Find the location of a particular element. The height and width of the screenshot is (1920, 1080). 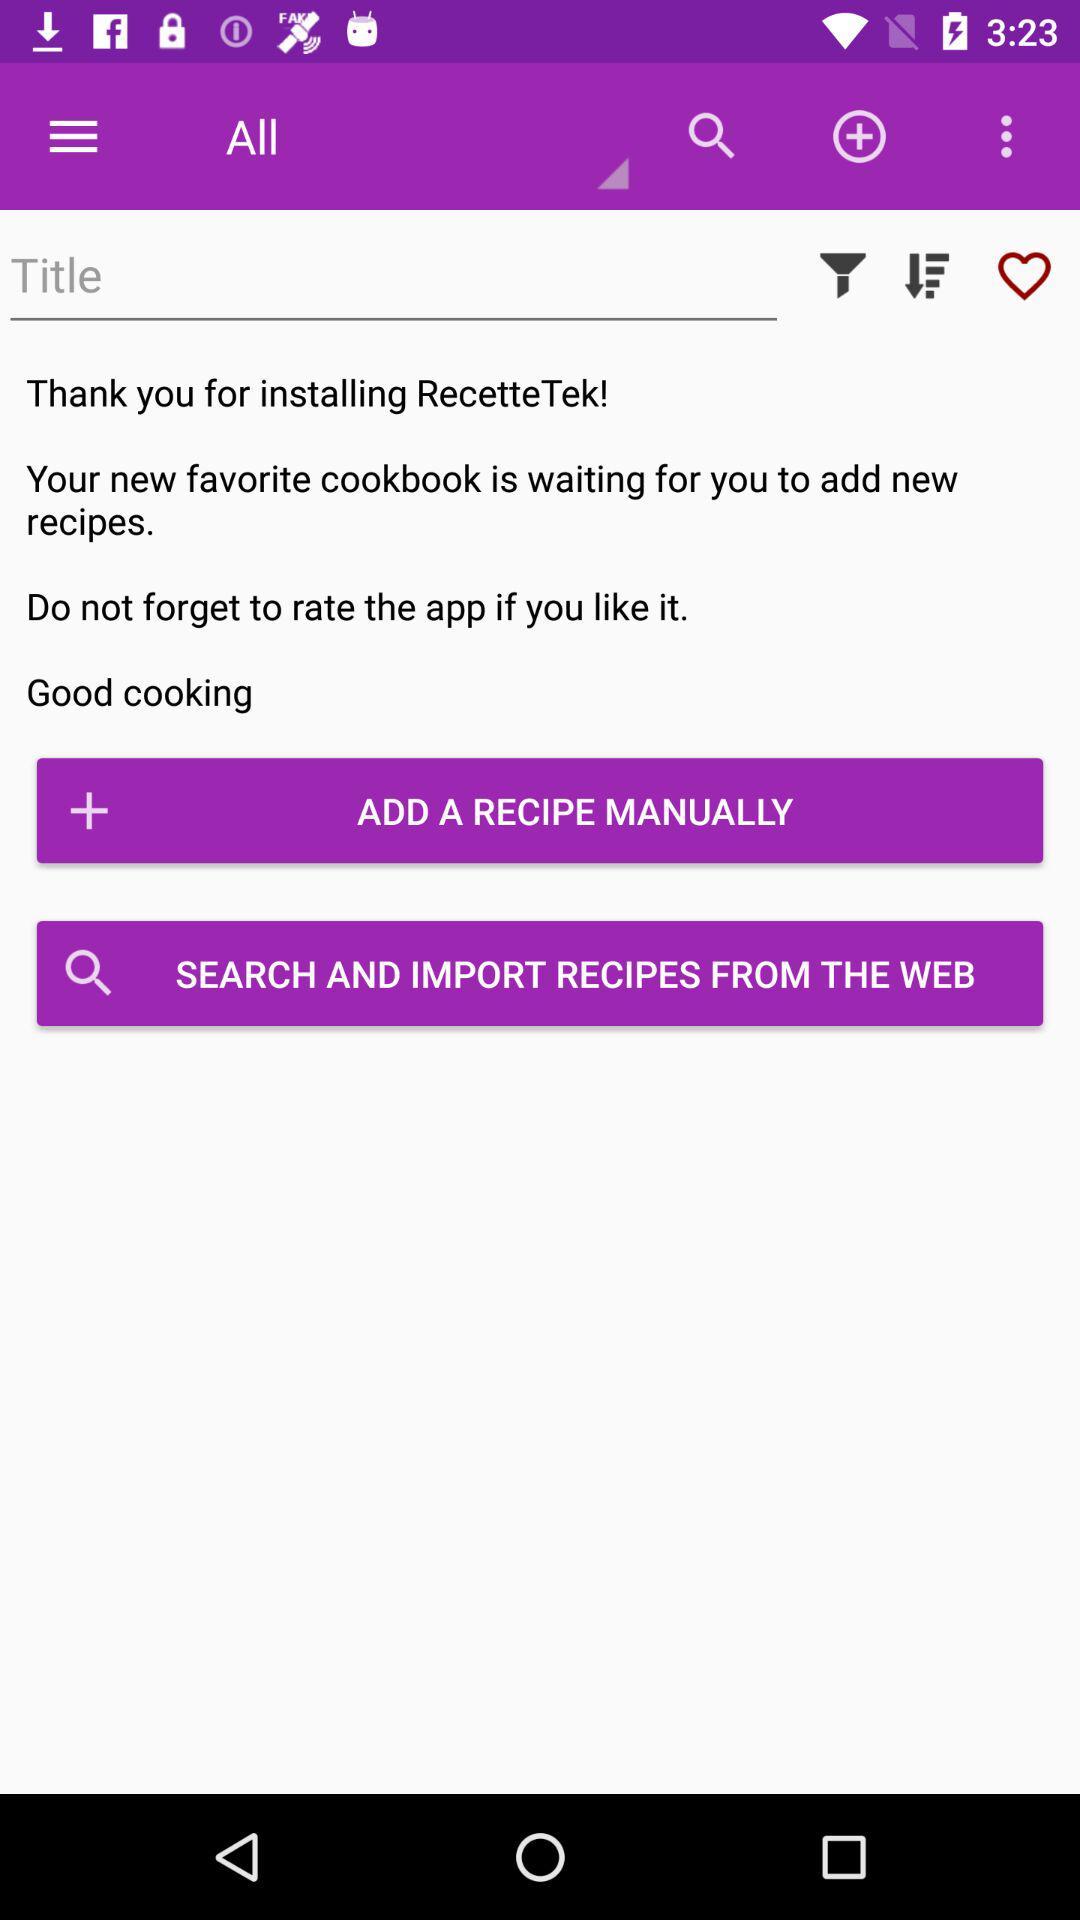

the item to the left of the all item is located at coordinates (72, 135).